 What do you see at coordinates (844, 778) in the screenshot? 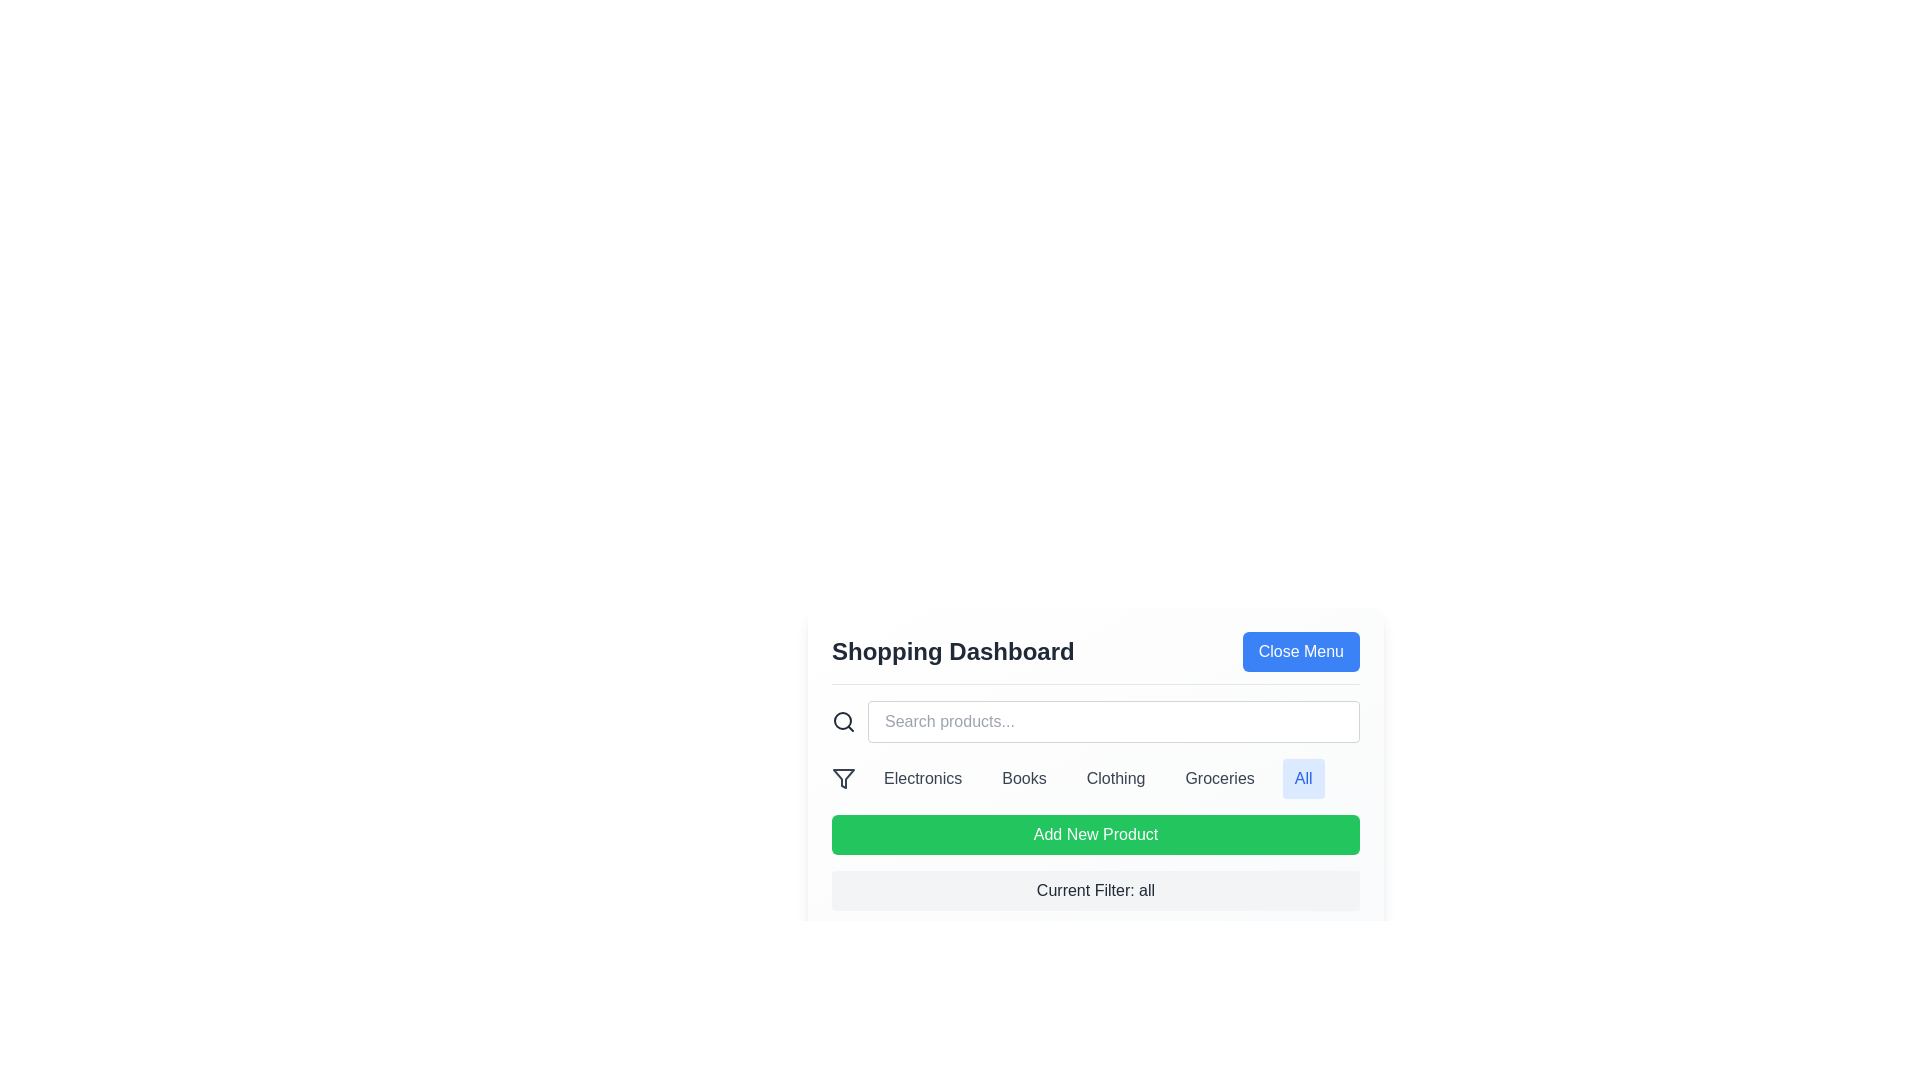
I see `the filter icon located below the search bar and to the left of the category selection buttons` at bounding box center [844, 778].